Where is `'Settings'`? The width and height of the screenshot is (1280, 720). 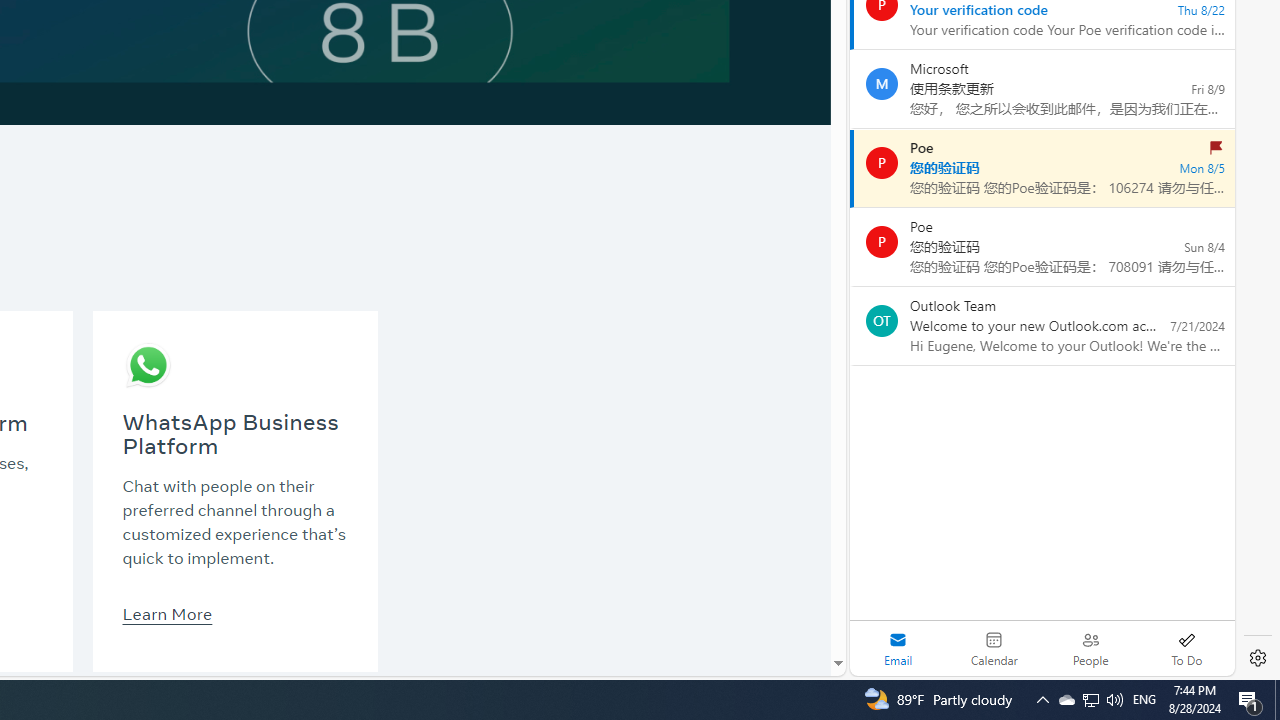
'Settings' is located at coordinates (1257, 658).